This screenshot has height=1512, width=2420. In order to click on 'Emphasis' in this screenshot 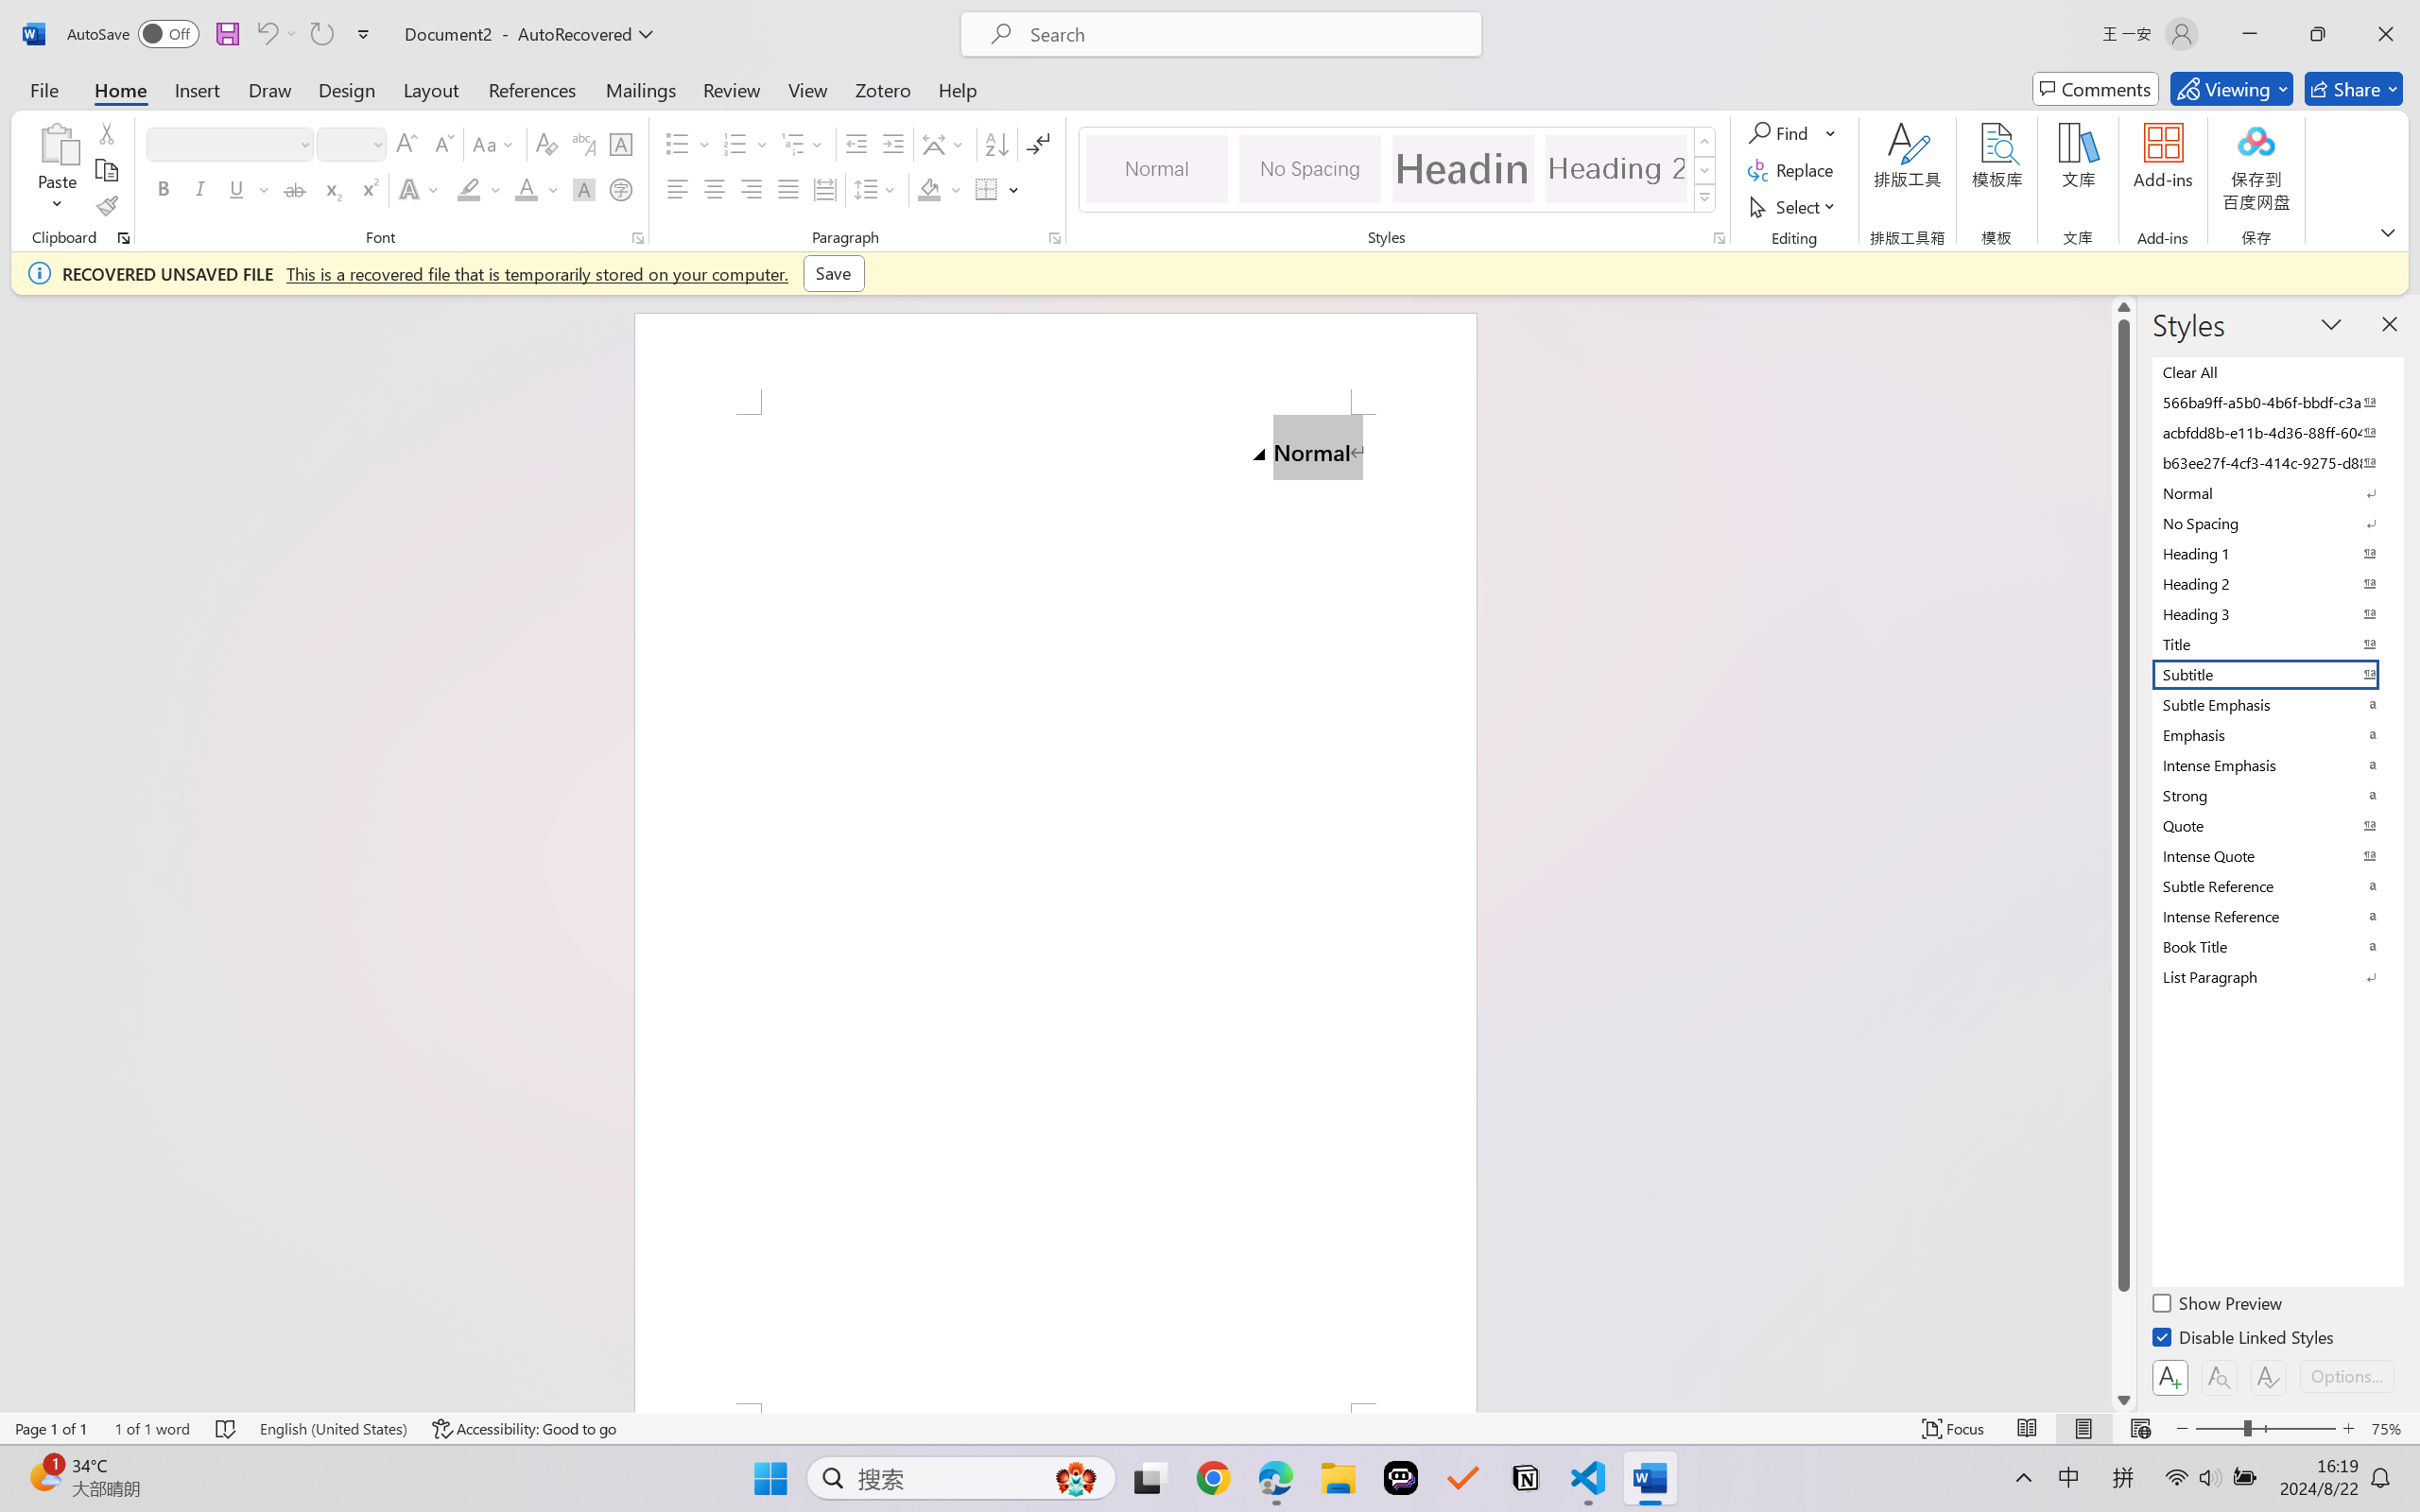, I will do `click(2275, 733)`.